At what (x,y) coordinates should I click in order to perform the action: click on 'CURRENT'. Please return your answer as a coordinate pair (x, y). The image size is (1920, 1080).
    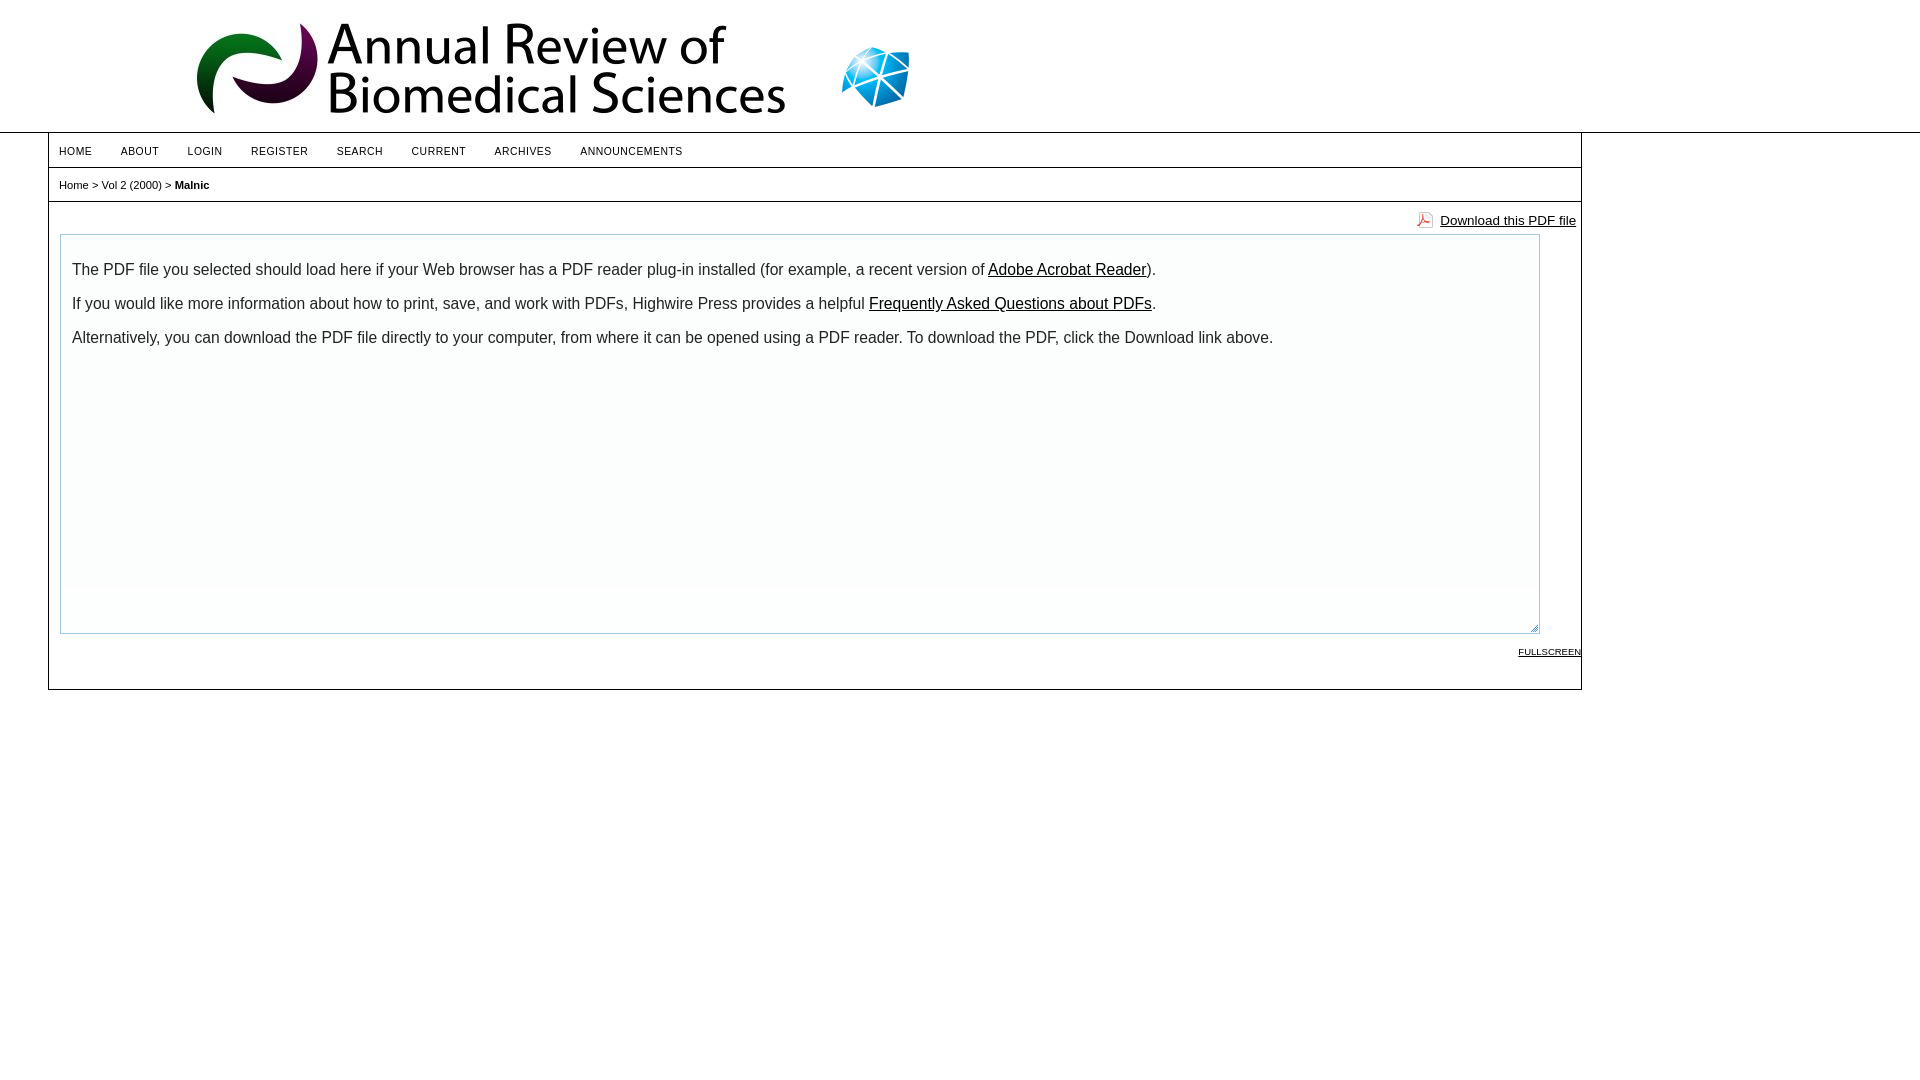
    Looking at the image, I should click on (437, 150).